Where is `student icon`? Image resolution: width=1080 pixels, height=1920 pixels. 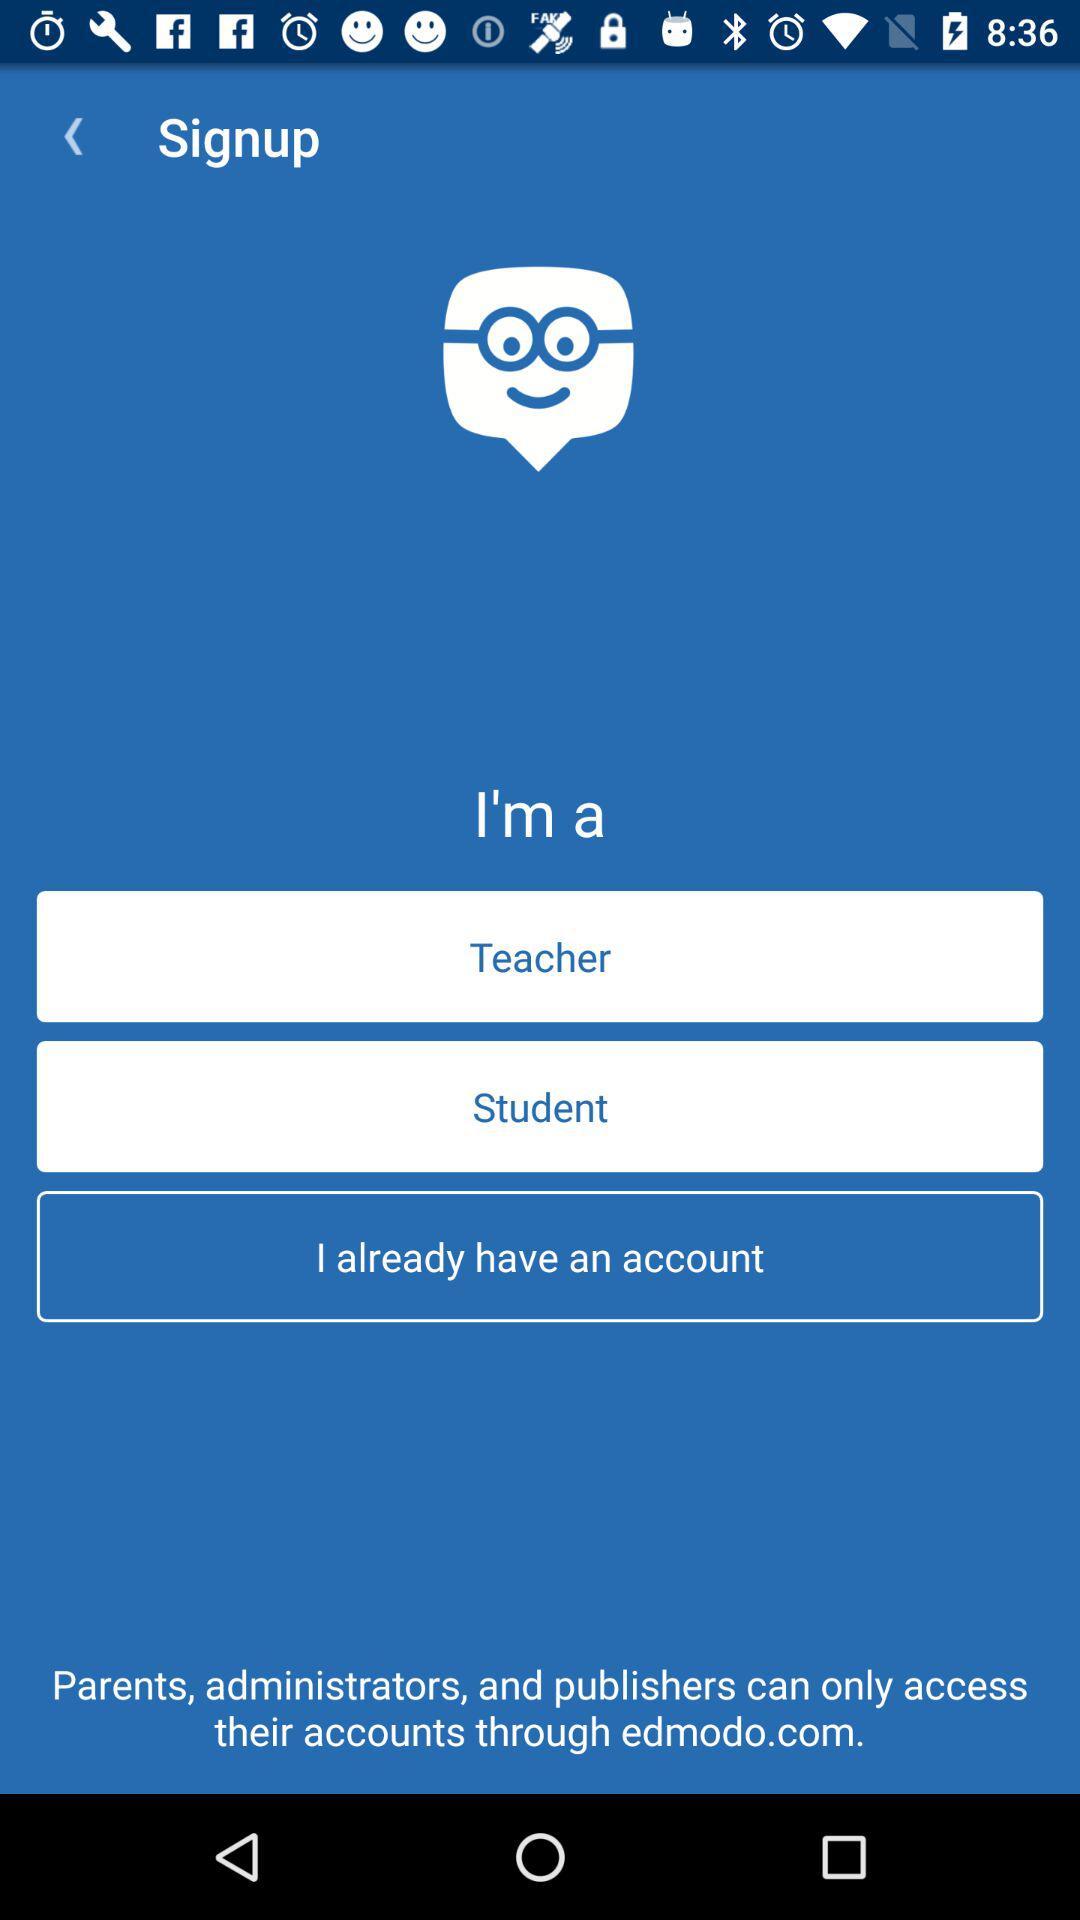 student icon is located at coordinates (540, 1105).